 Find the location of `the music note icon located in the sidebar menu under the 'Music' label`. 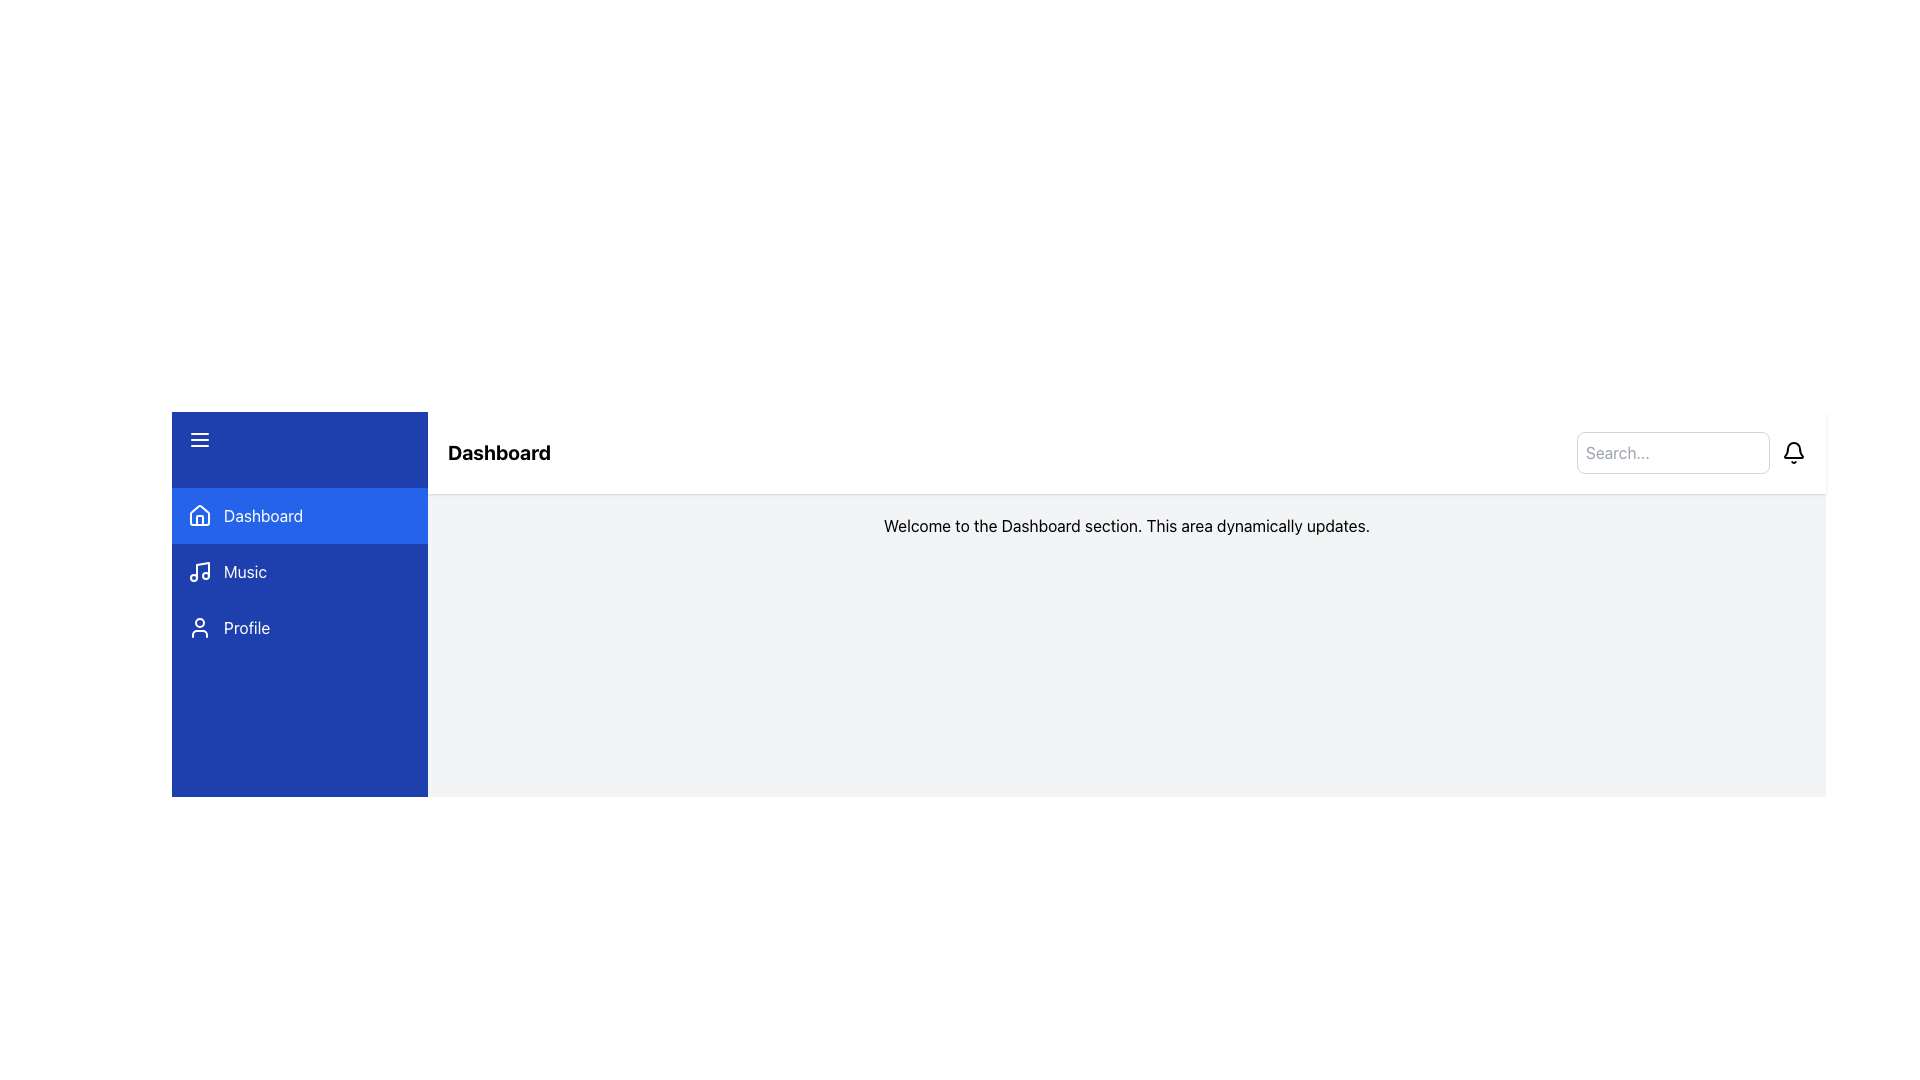

the music note icon located in the sidebar menu under the 'Music' label is located at coordinates (200, 571).